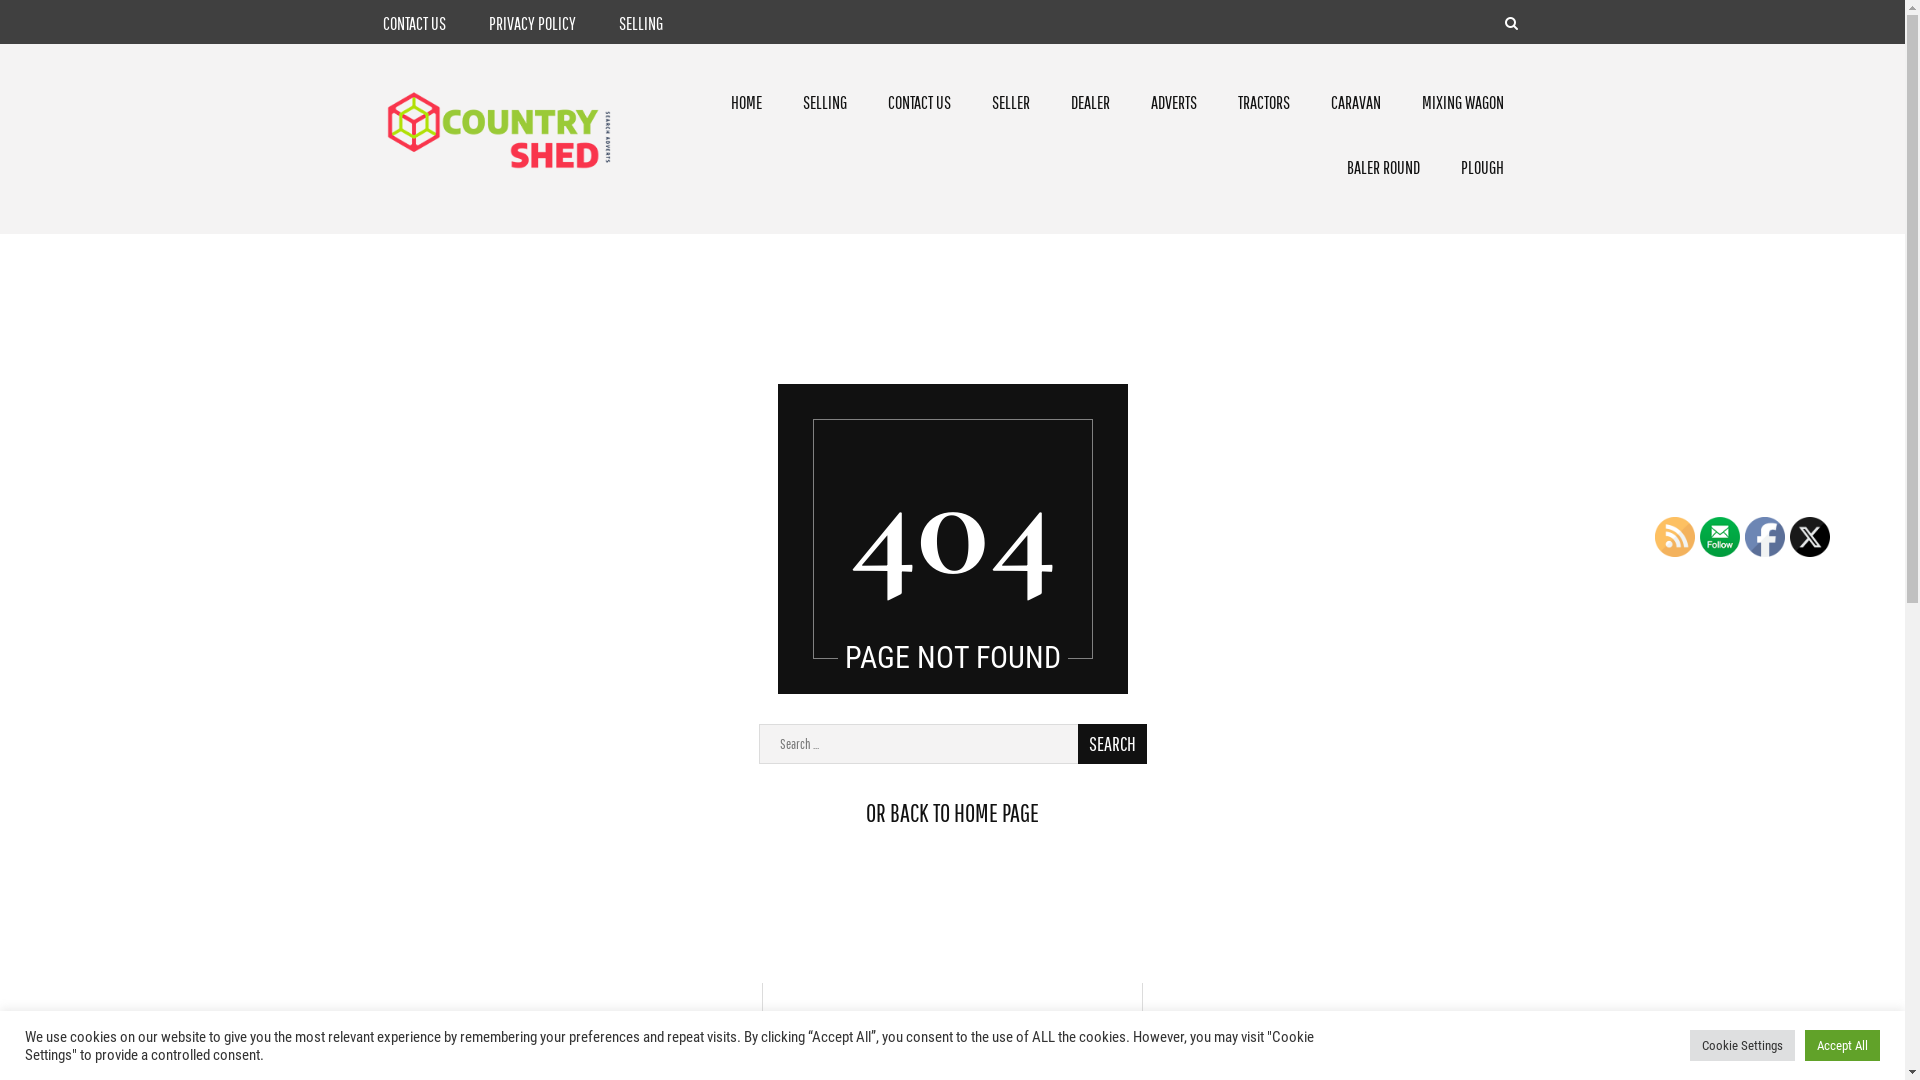 This screenshot has width=1920, height=1080. What do you see at coordinates (1356, 102) in the screenshot?
I see `'CARAVAN'` at bounding box center [1356, 102].